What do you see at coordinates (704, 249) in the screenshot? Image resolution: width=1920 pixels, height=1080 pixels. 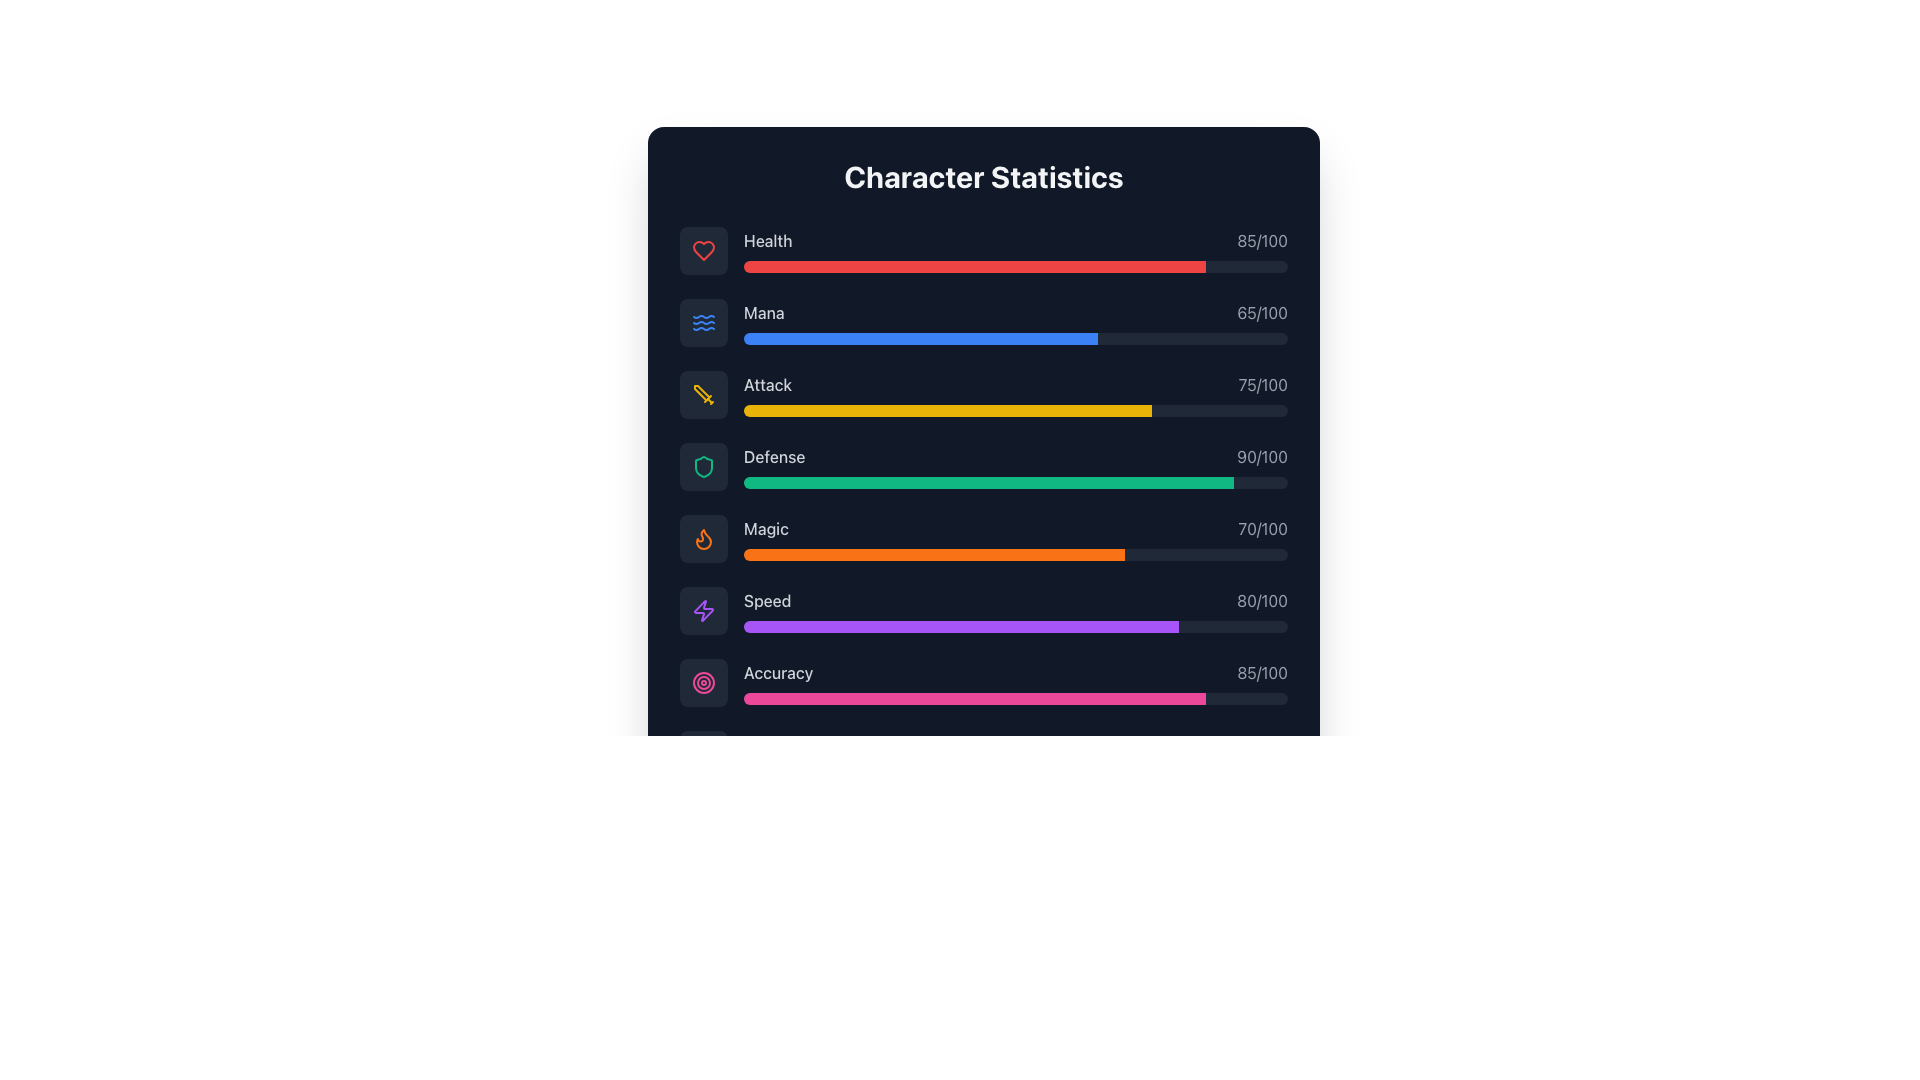 I see `SVG structure of the health indicator icon located to the left of the 'Health' label in the first row of the statistics table` at bounding box center [704, 249].